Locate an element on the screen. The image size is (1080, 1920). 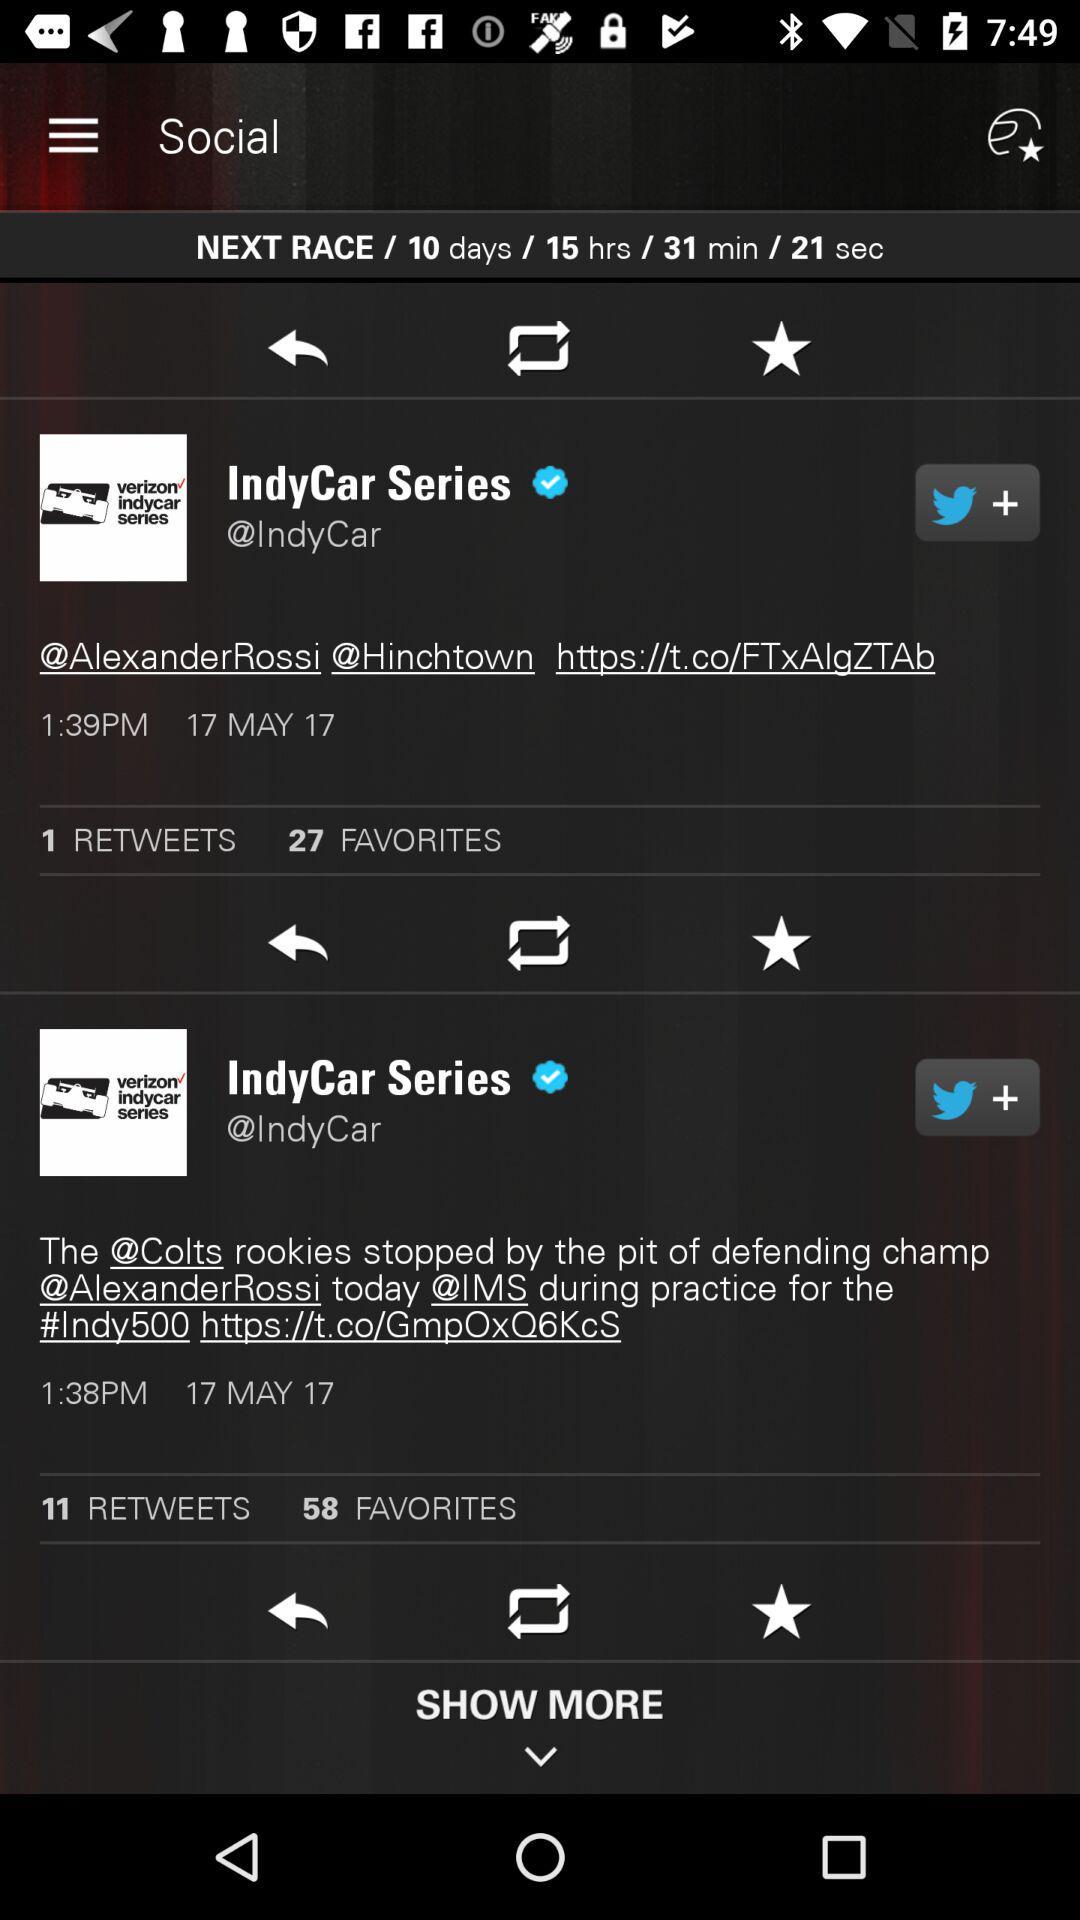
reply is located at coordinates (297, 1617).